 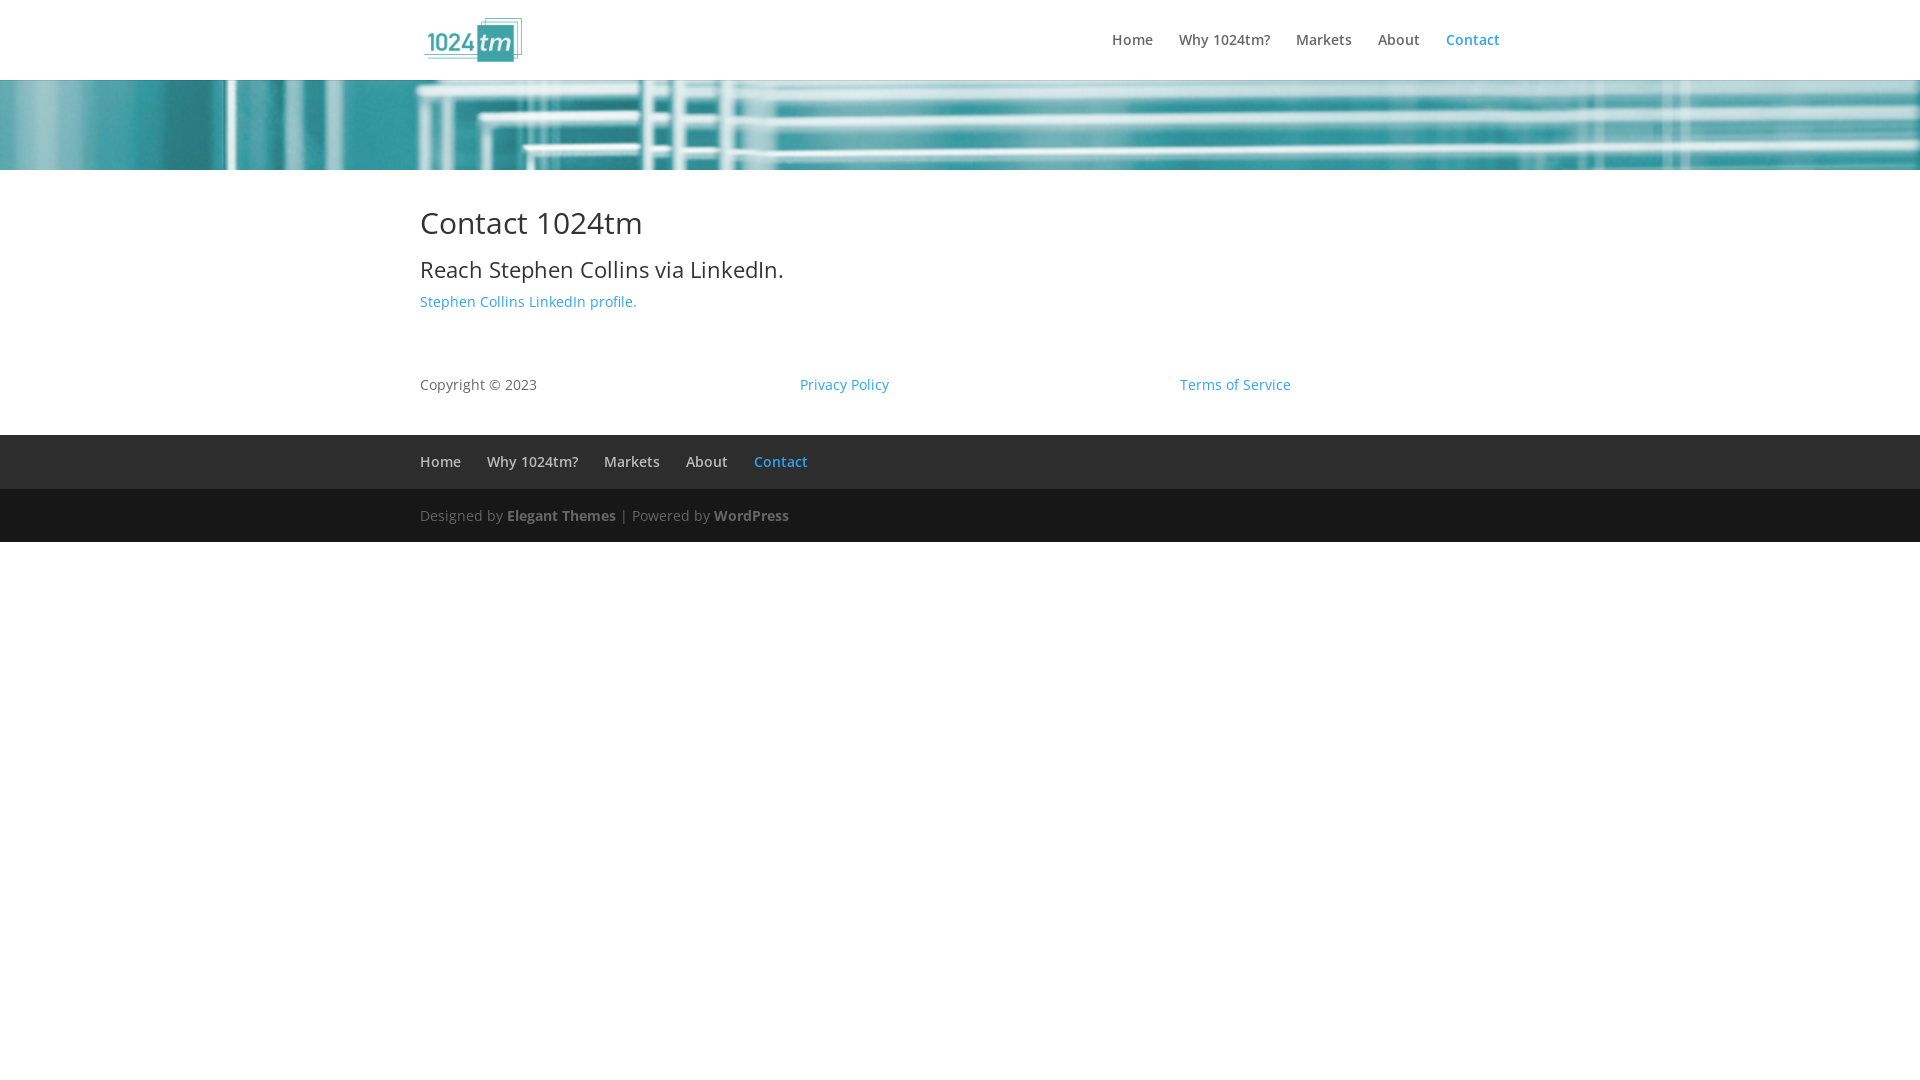 I want to click on 'Why 1024tm?', so click(x=486, y=461).